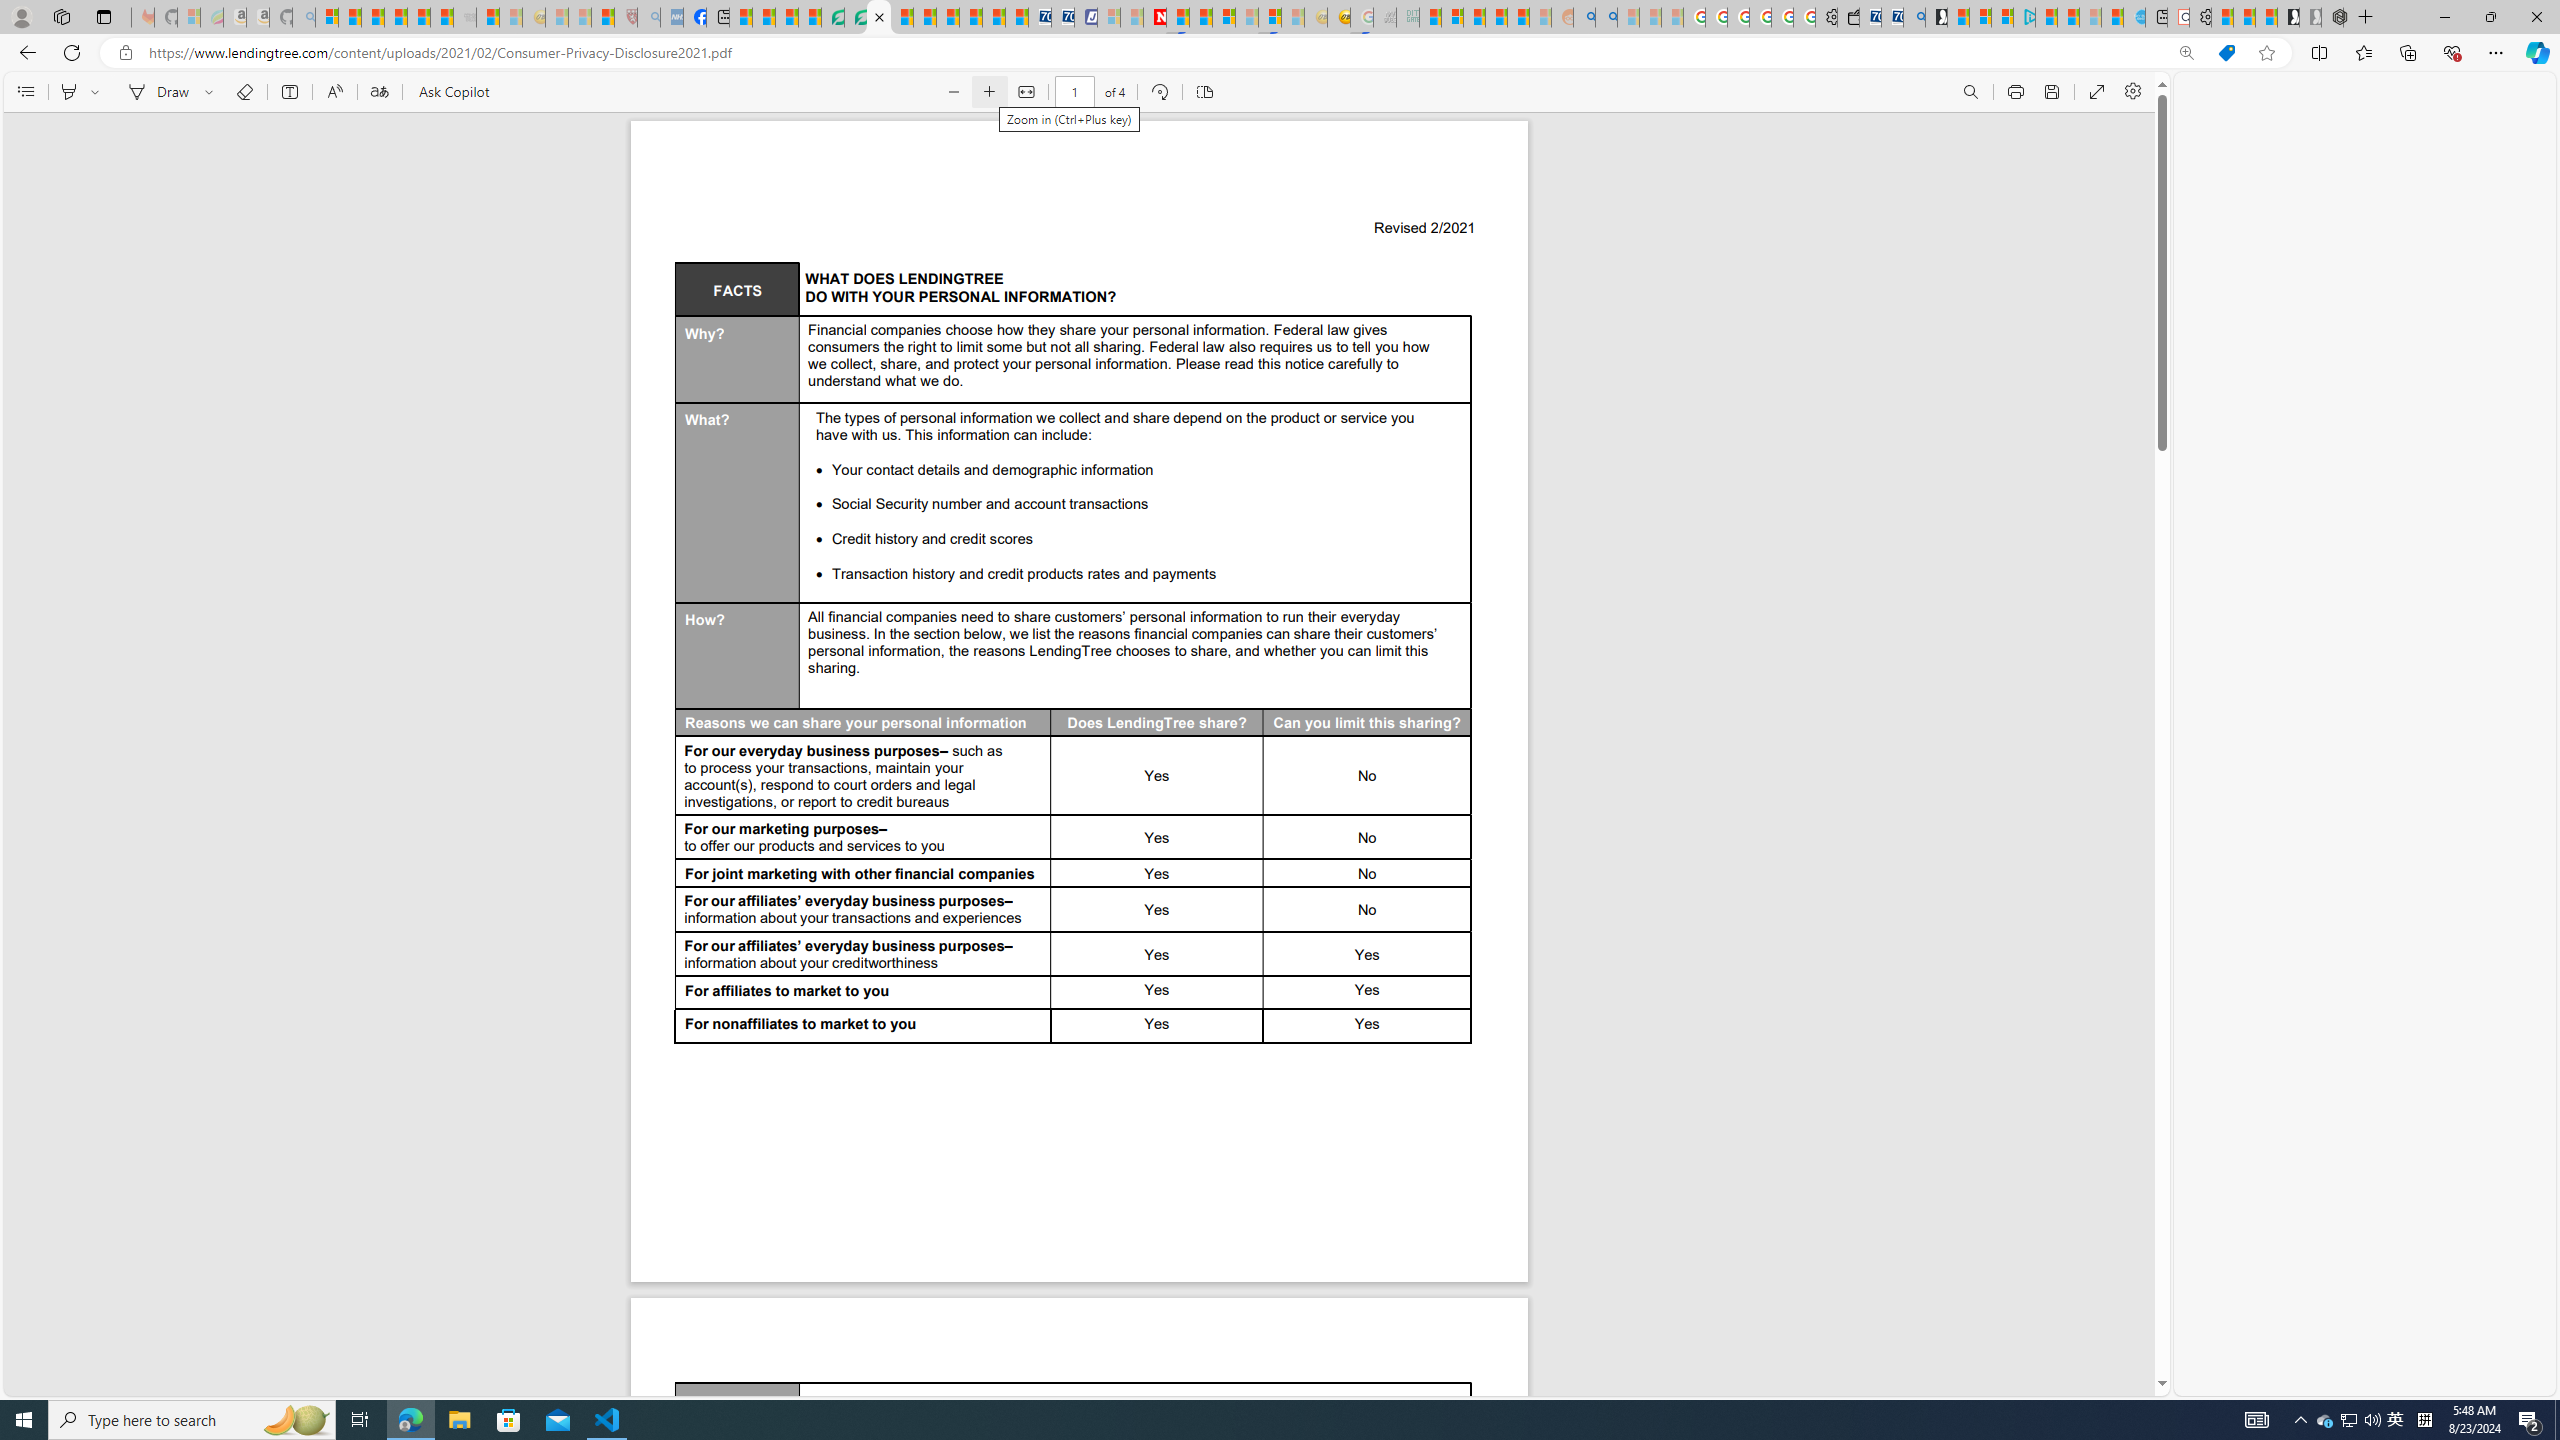 Image resolution: width=2560 pixels, height=1440 pixels. What do you see at coordinates (1847, 16) in the screenshot?
I see `'Wallet'` at bounding box center [1847, 16].